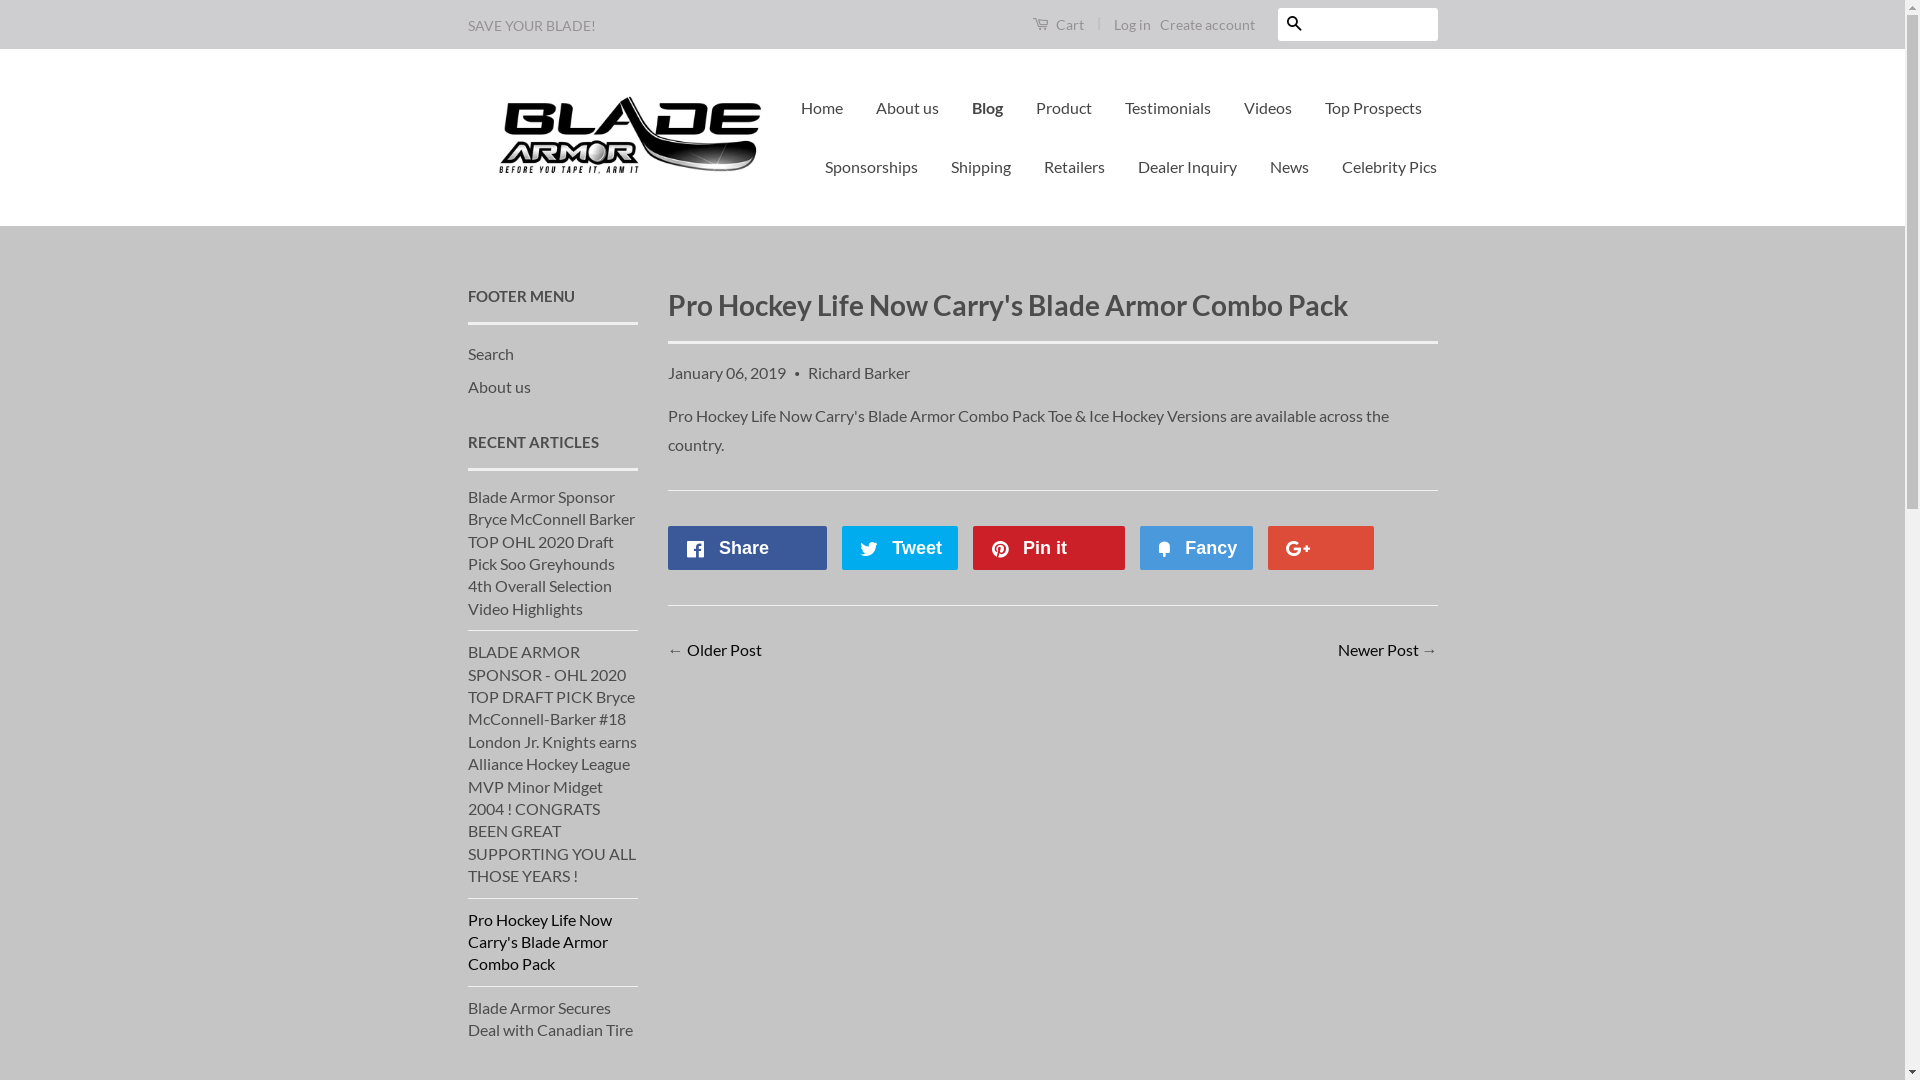 This screenshot has height=1080, width=1920. Describe the element at coordinates (1196, 547) in the screenshot. I see `'Fancy` at that location.